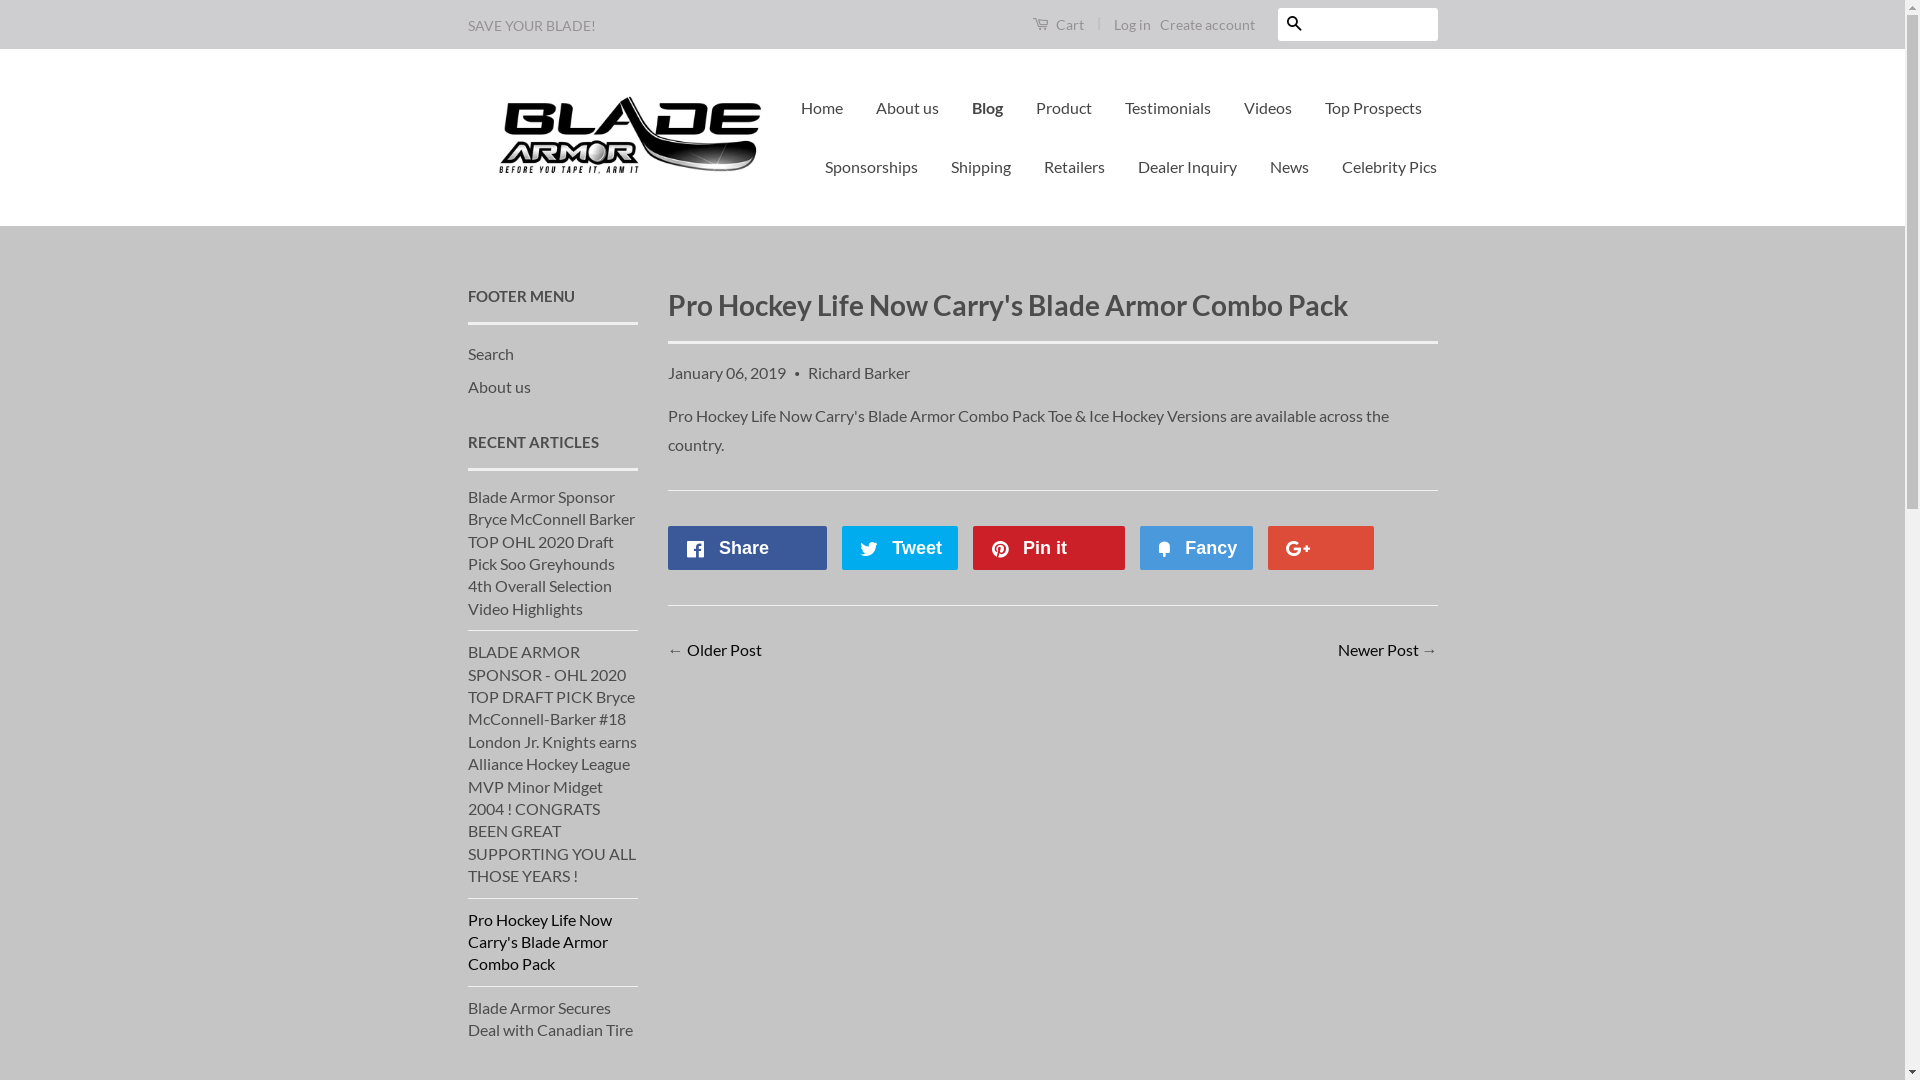 This screenshot has height=1080, width=1920. Describe the element at coordinates (1196, 547) in the screenshot. I see `'Fancy` at that location.